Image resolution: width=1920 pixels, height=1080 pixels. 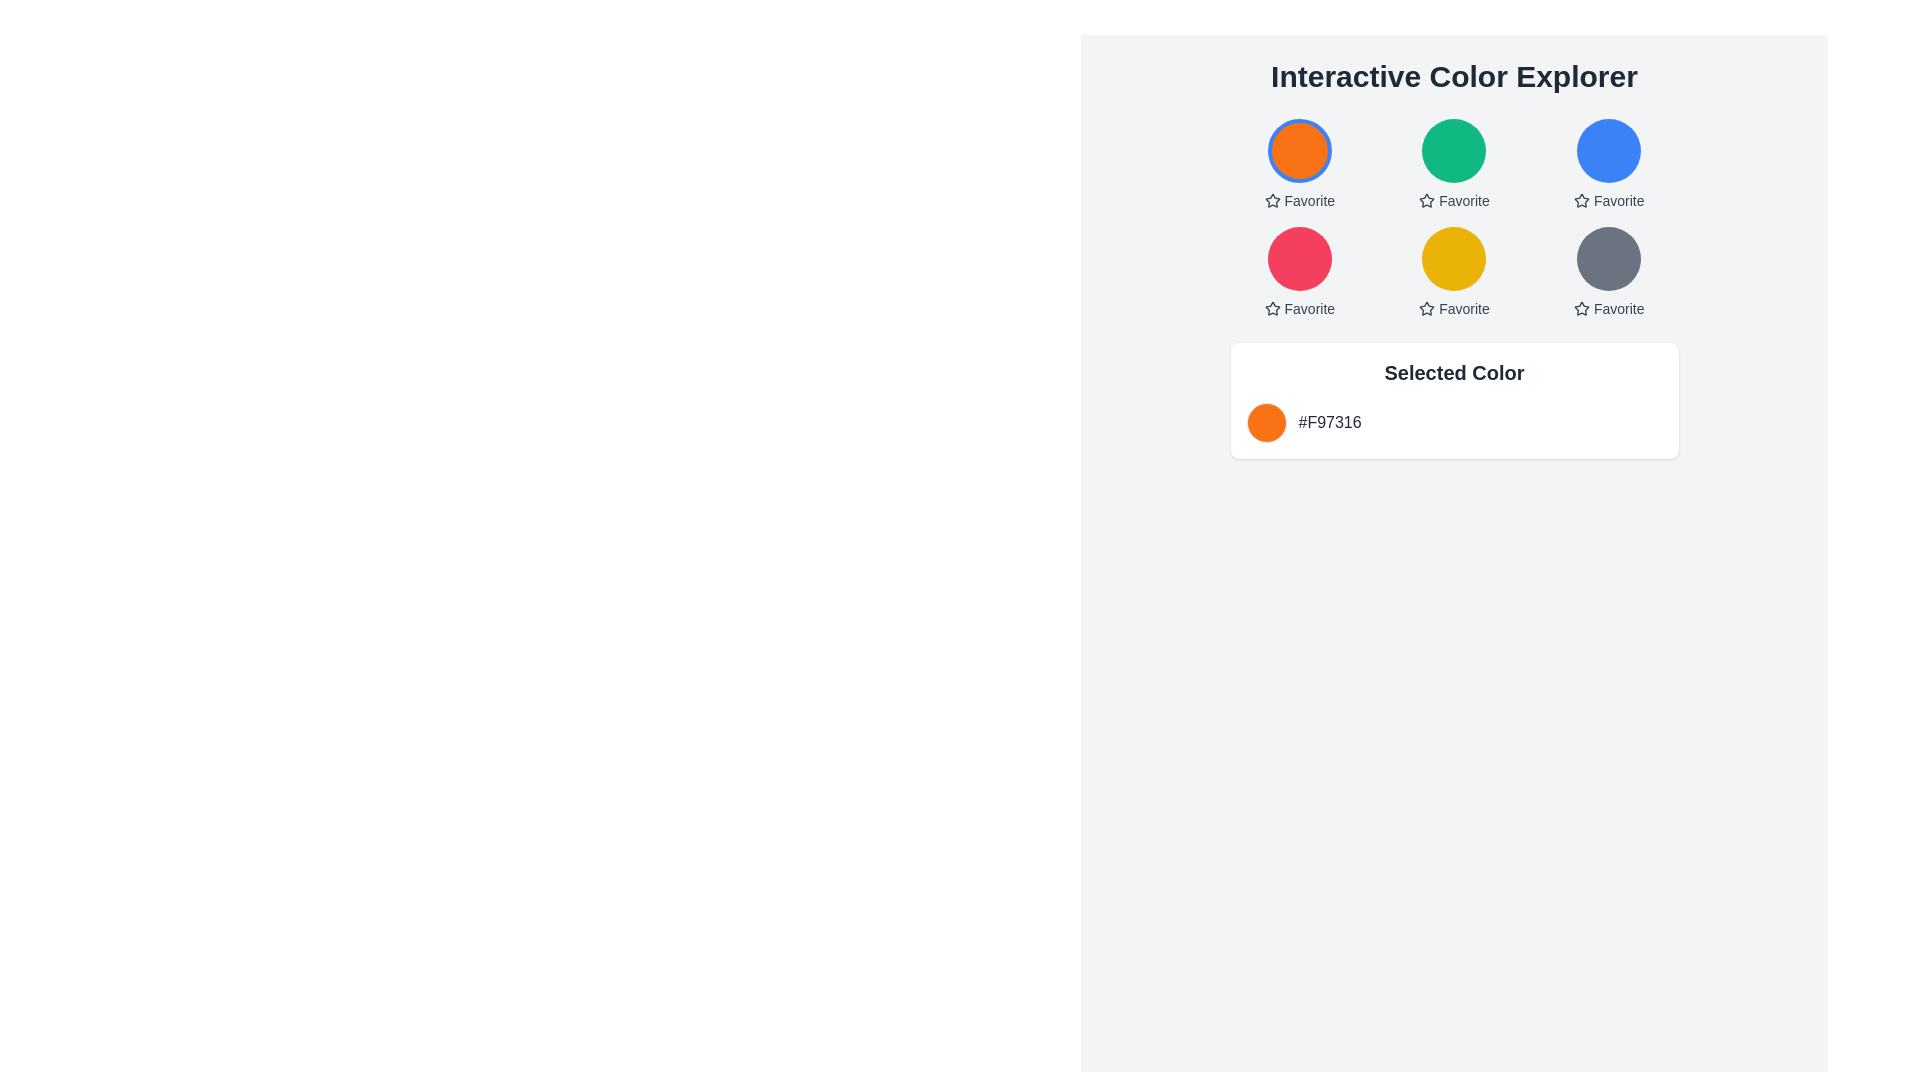 What do you see at coordinates (1609, 200) in the screenshot?
I see `the star icon in the right column of the grid, specifically located below the blue circle item, to mark the associated item as a favorite` at bounding box center [1609, 200].